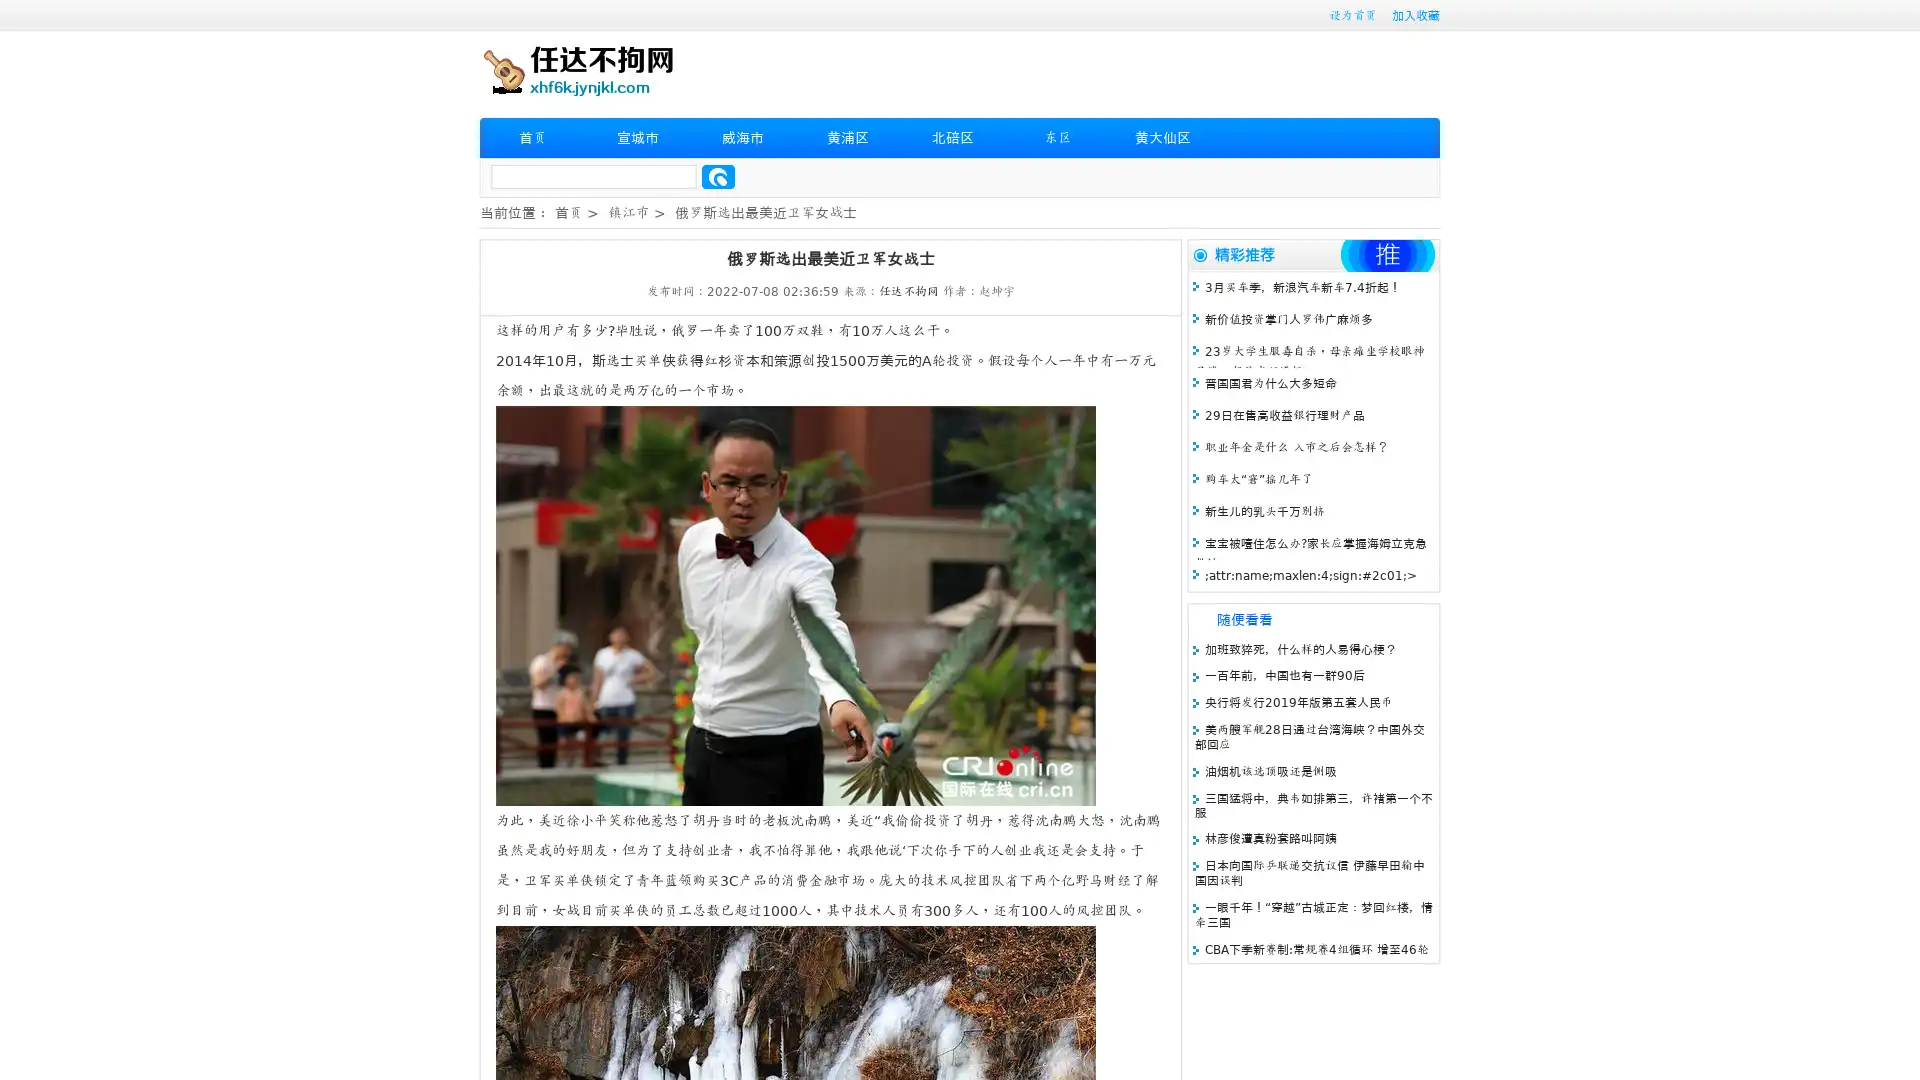 This screenshot has width=1920, height=1080. I want to click on Search, so click(718, 176).